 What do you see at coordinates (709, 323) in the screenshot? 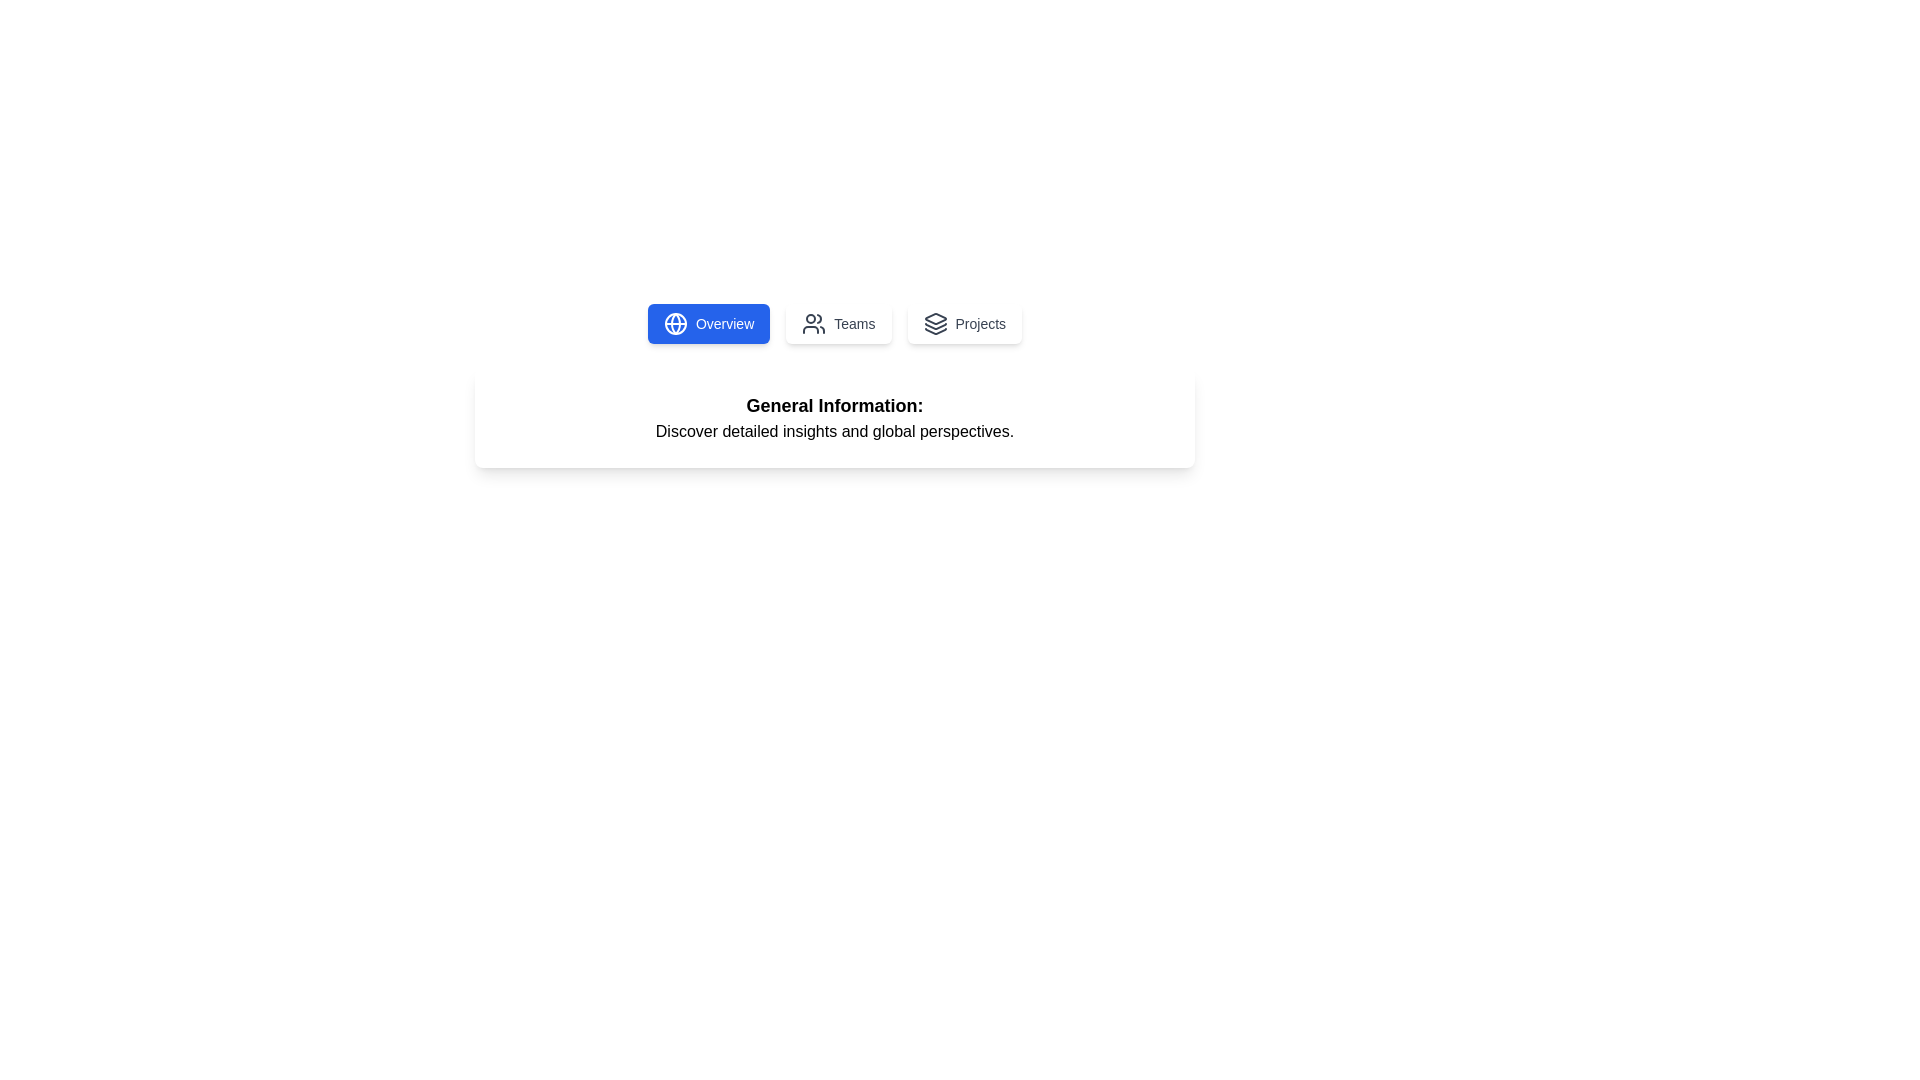
I see `the 'Overview' button, which has a blue background, white text, and a globe icon` at bounding box center [709, 323].